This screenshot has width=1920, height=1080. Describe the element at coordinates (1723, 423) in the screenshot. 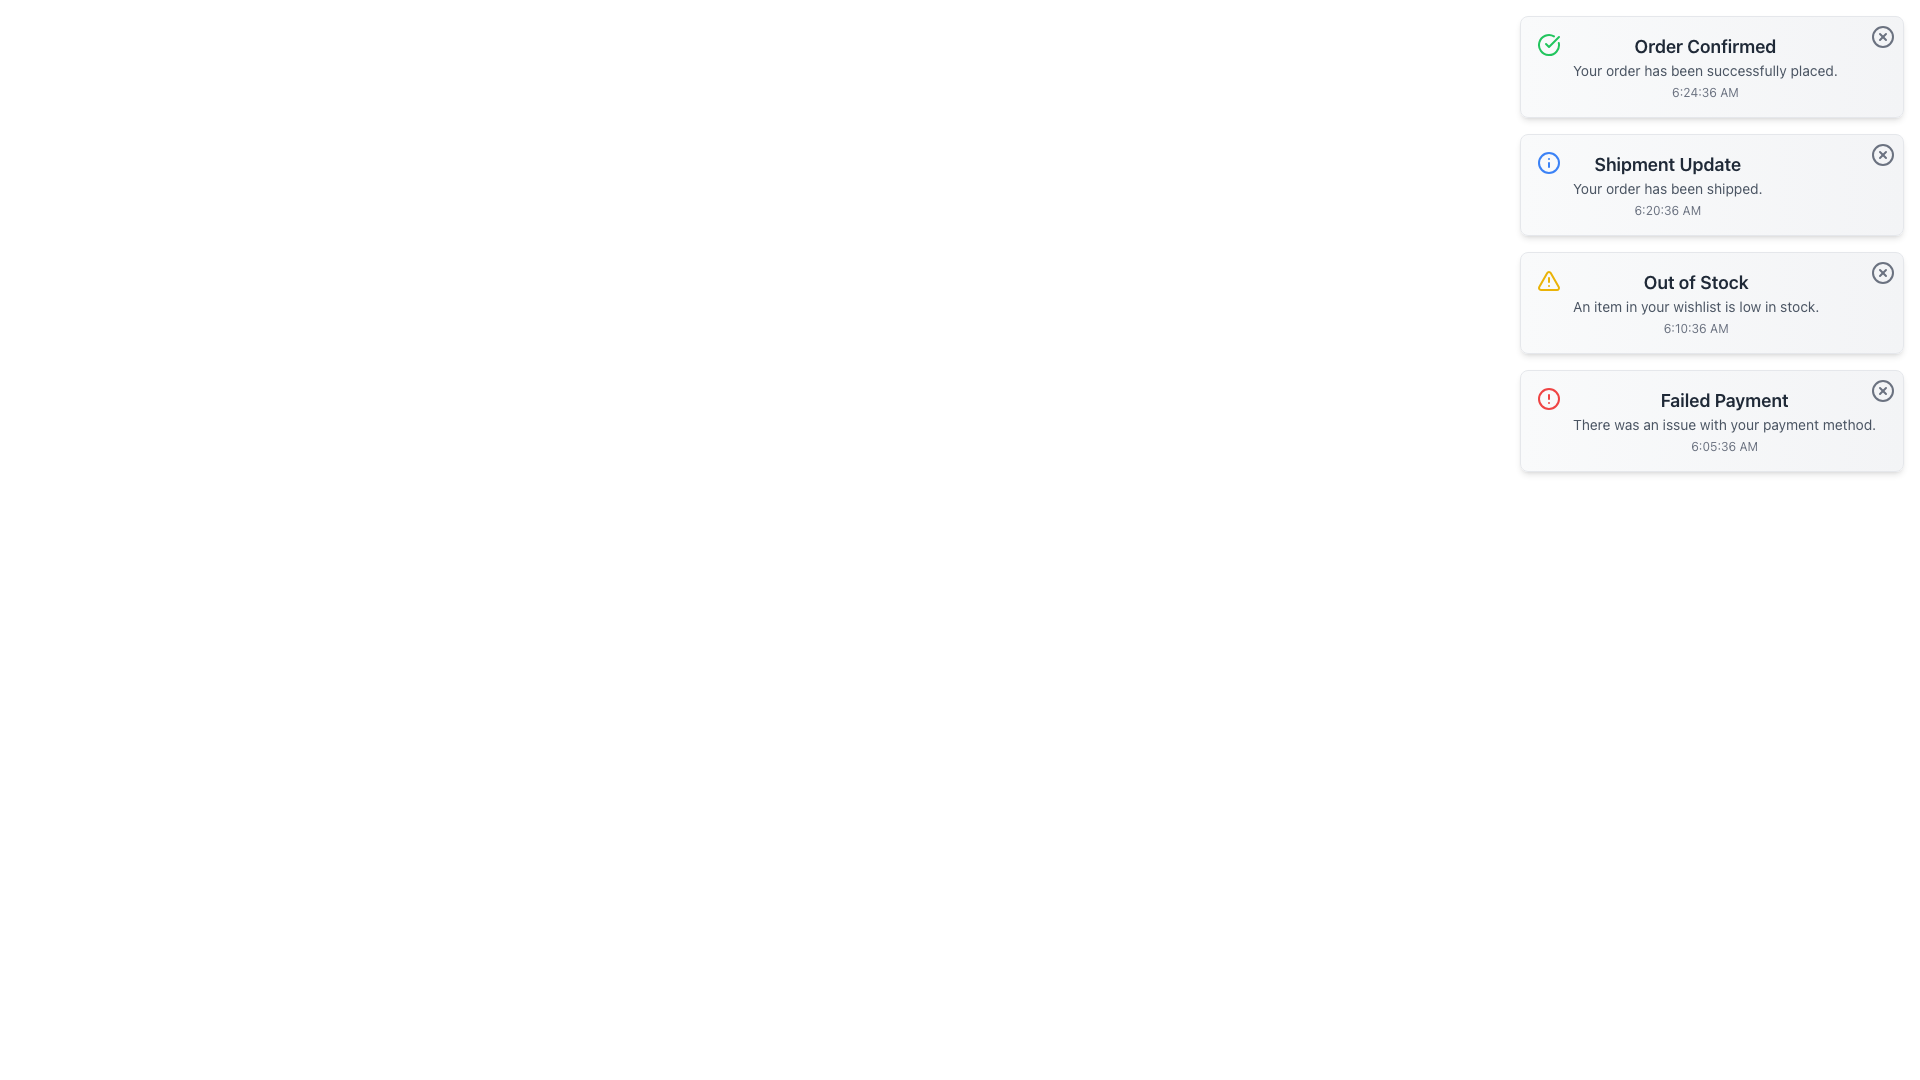

I see `the static text label that reads 'There was an issue with your payment method.' positioned below the title 'Failed Payment' and above the timestamp '6:05:36 AM'` at that location.